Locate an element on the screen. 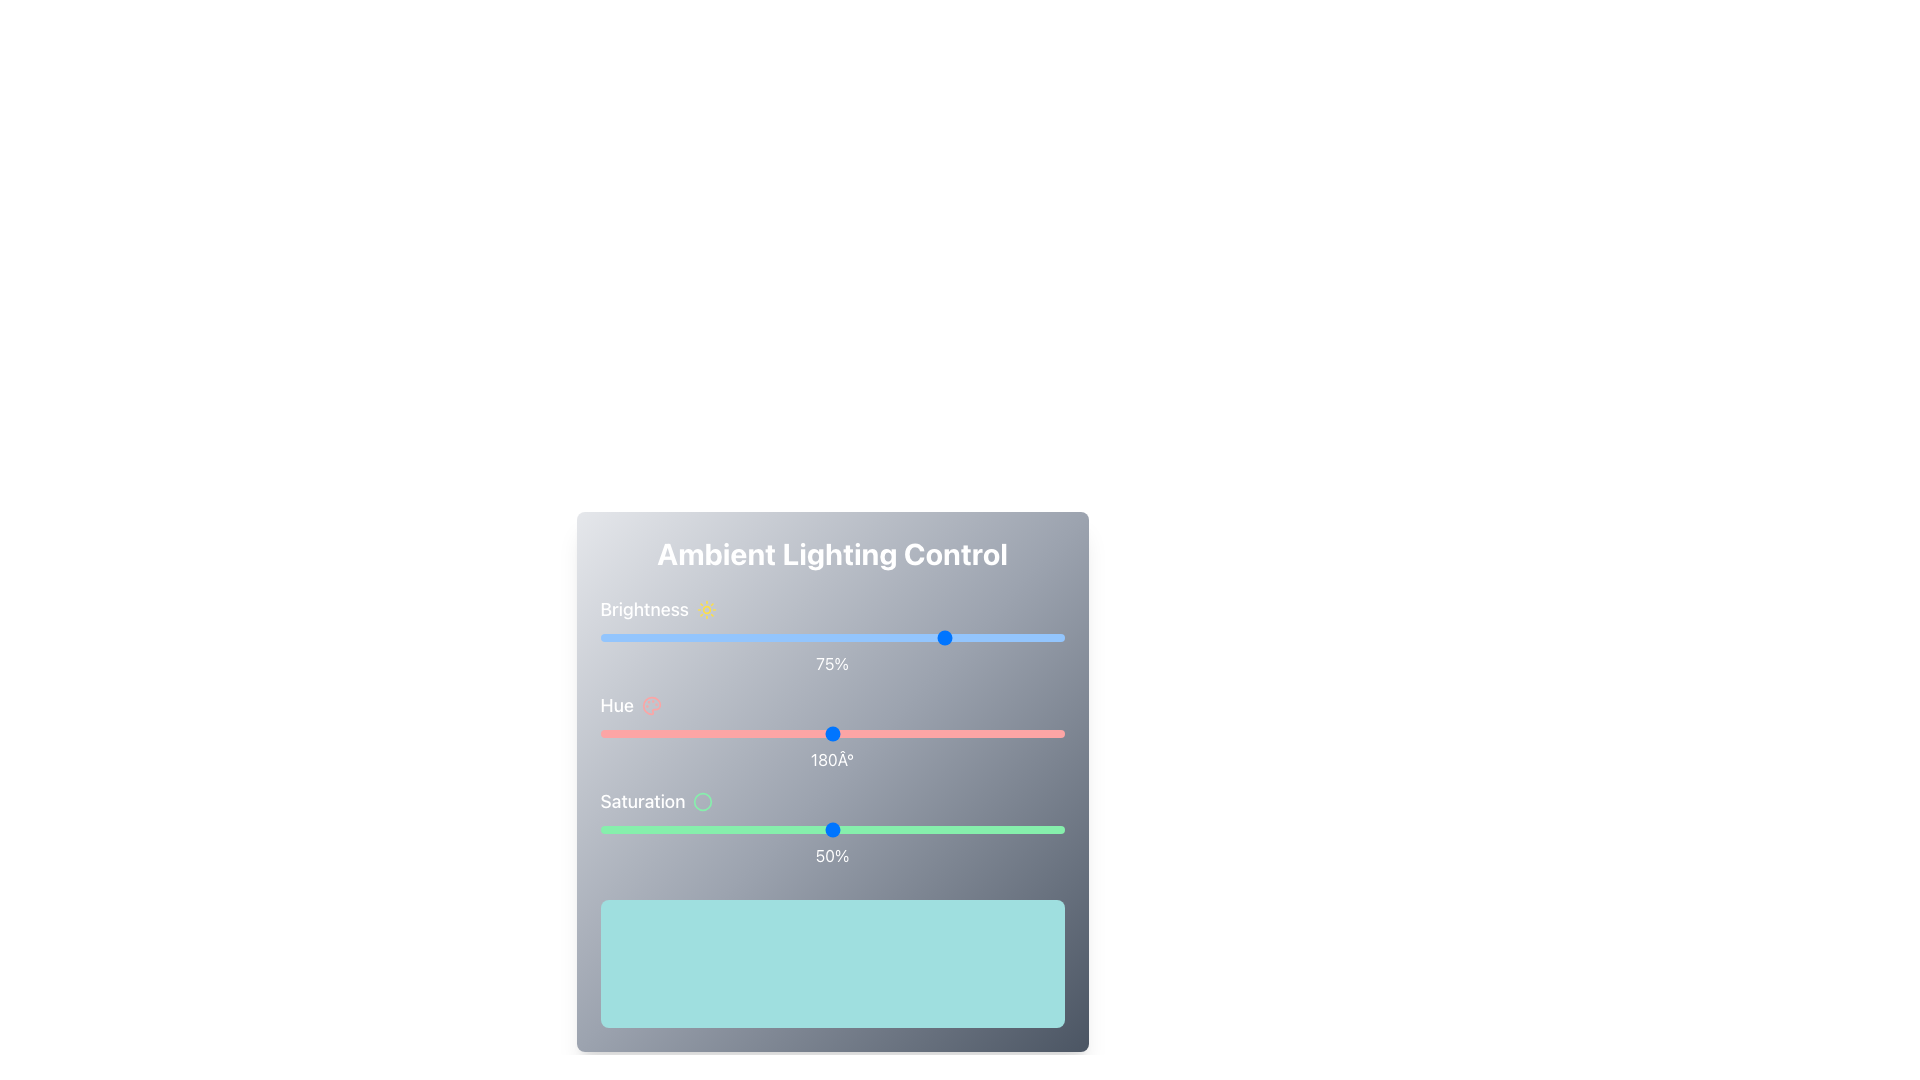 The image size is (1920, 1080). hue is located at coordinates (890, 733).